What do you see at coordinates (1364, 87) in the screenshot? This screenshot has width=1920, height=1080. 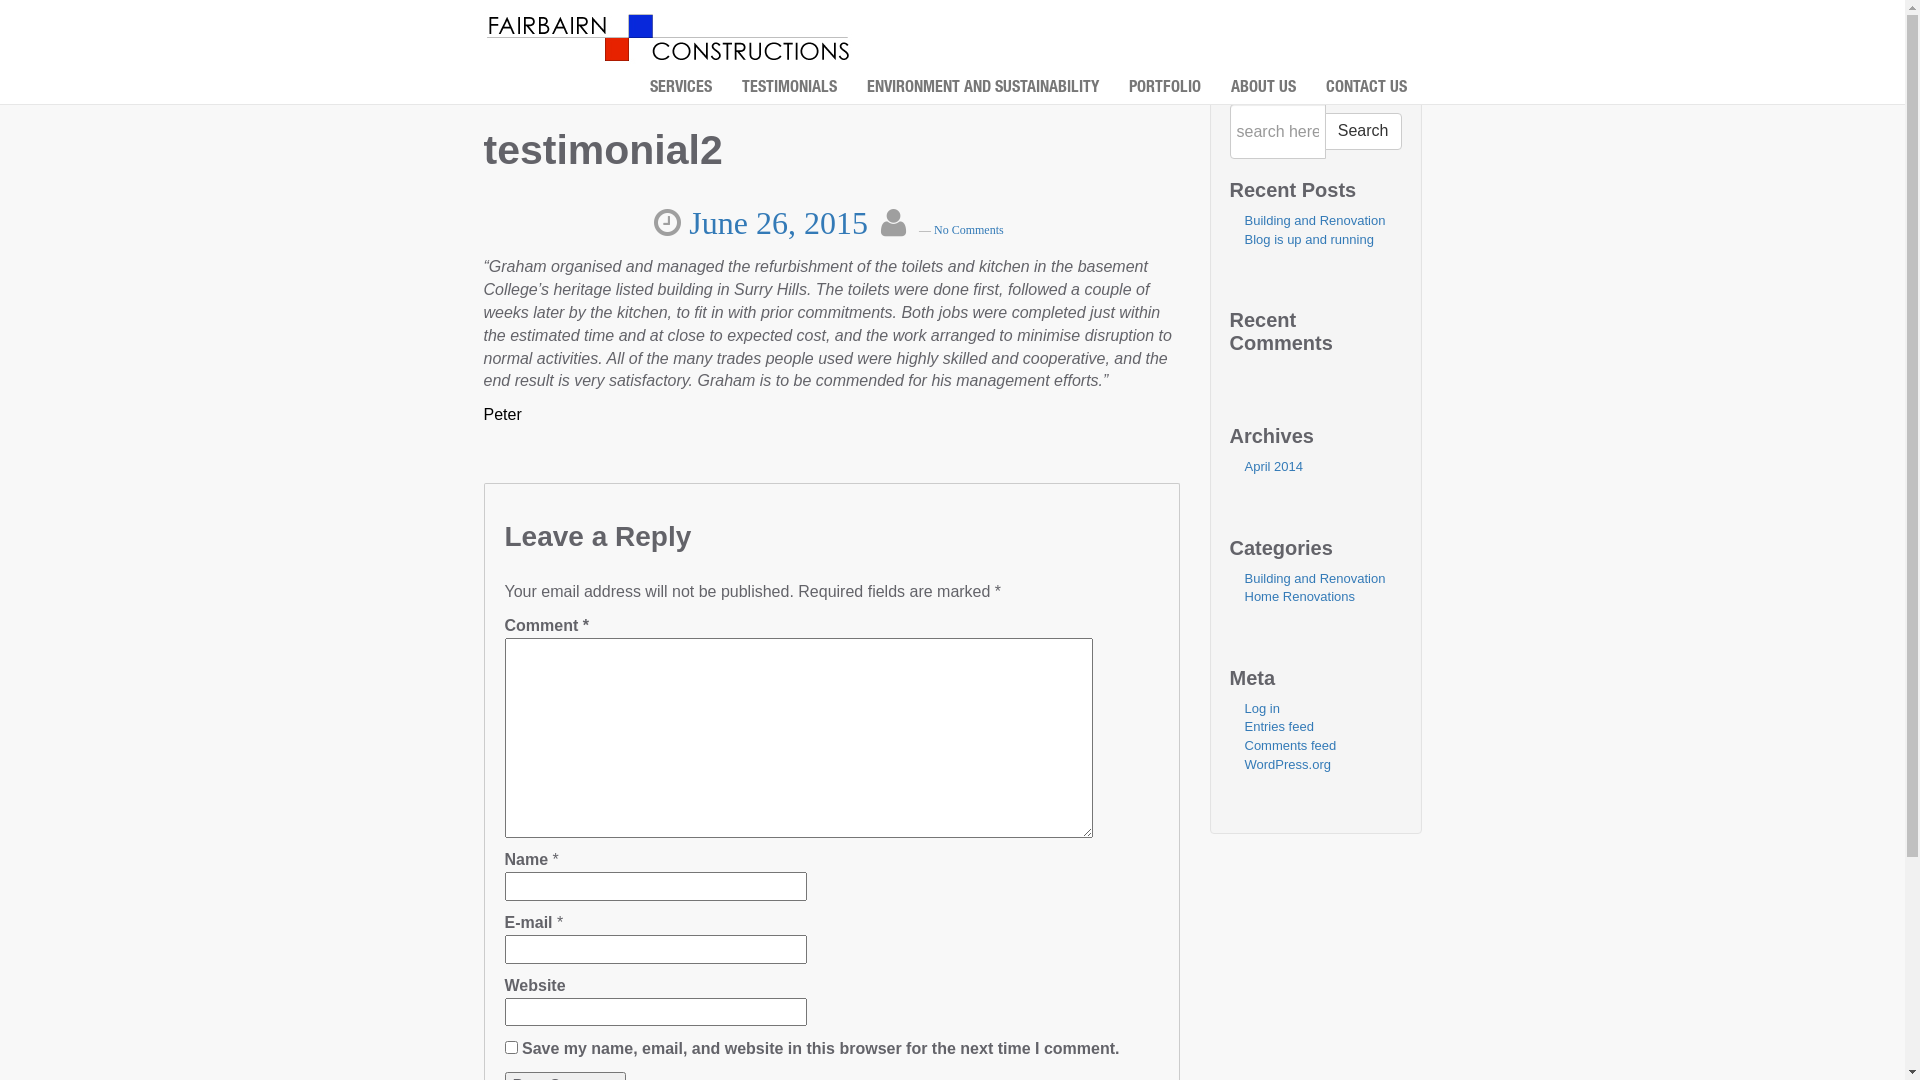 I see `'CONTACT US'` at bounding box center [1364, 87].